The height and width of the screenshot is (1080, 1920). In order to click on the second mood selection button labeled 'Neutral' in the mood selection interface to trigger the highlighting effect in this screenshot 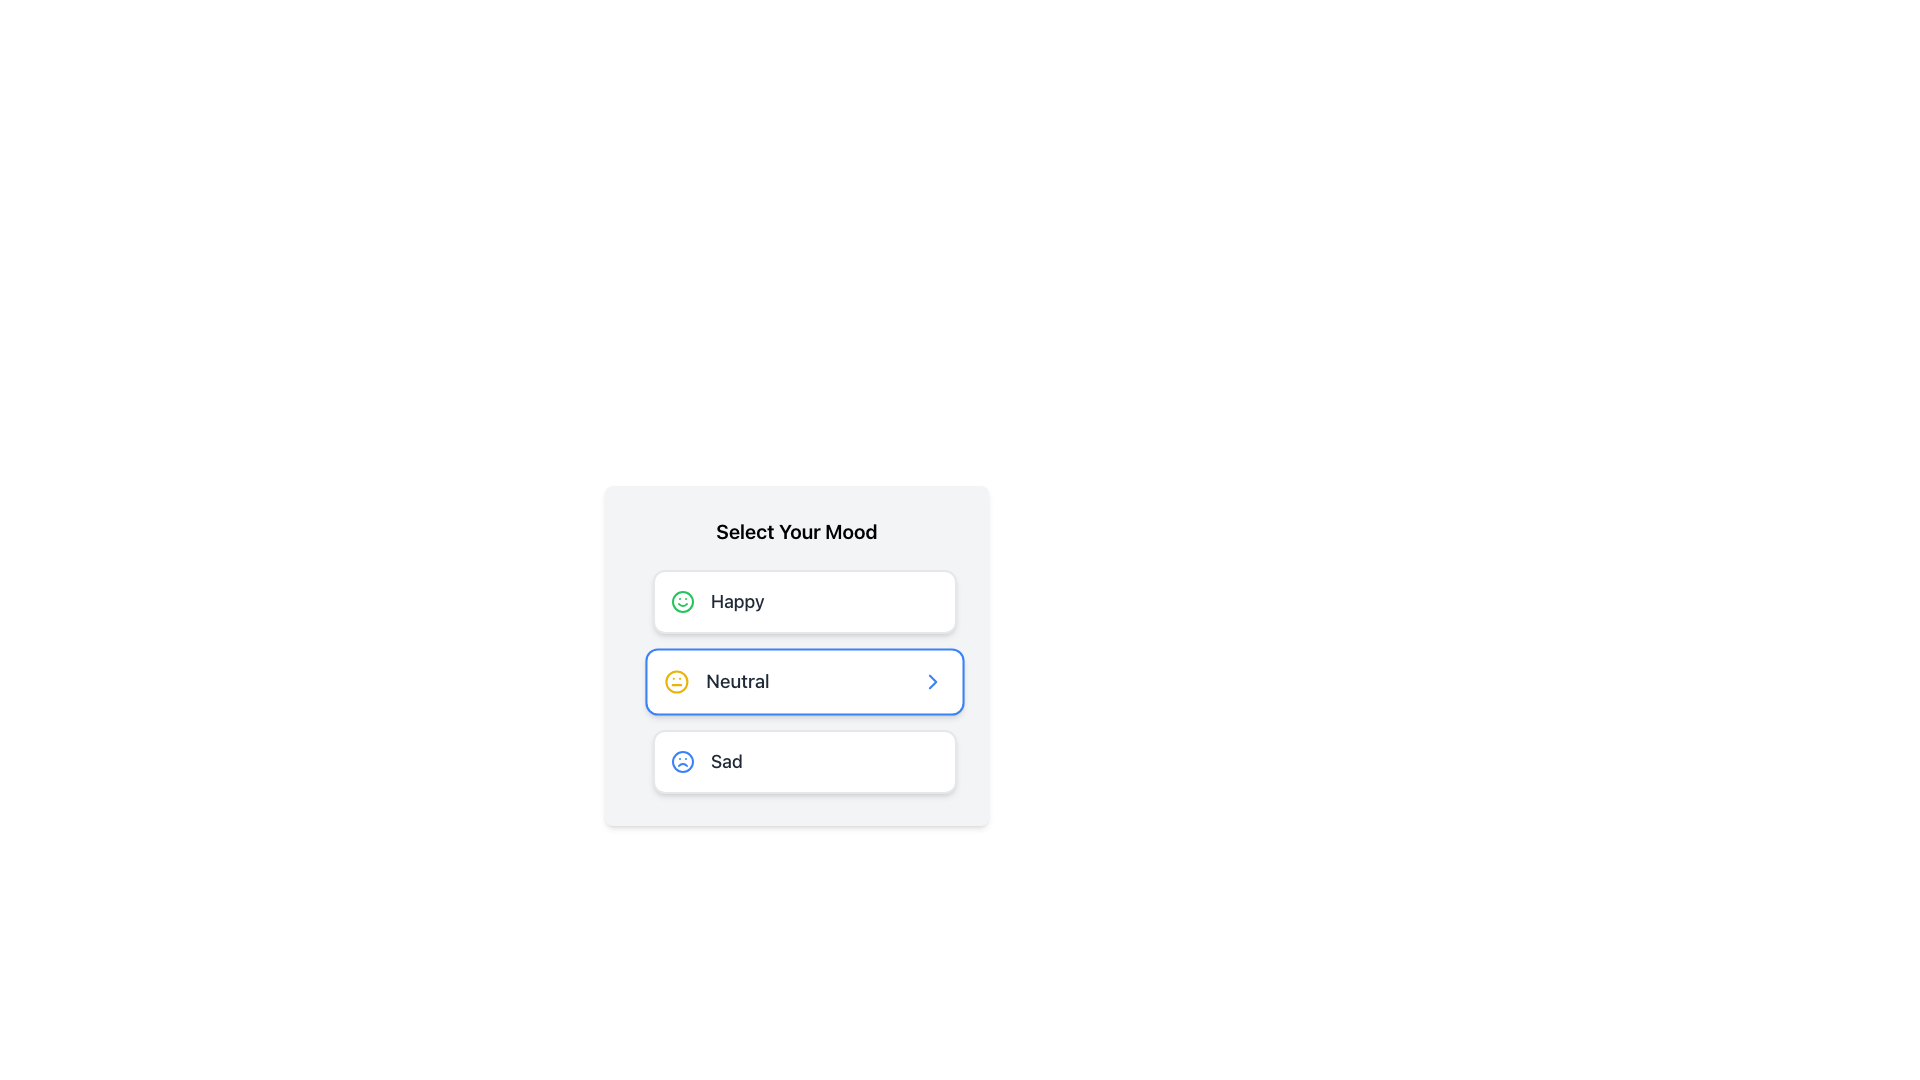, I will do `click(795, 655)`.